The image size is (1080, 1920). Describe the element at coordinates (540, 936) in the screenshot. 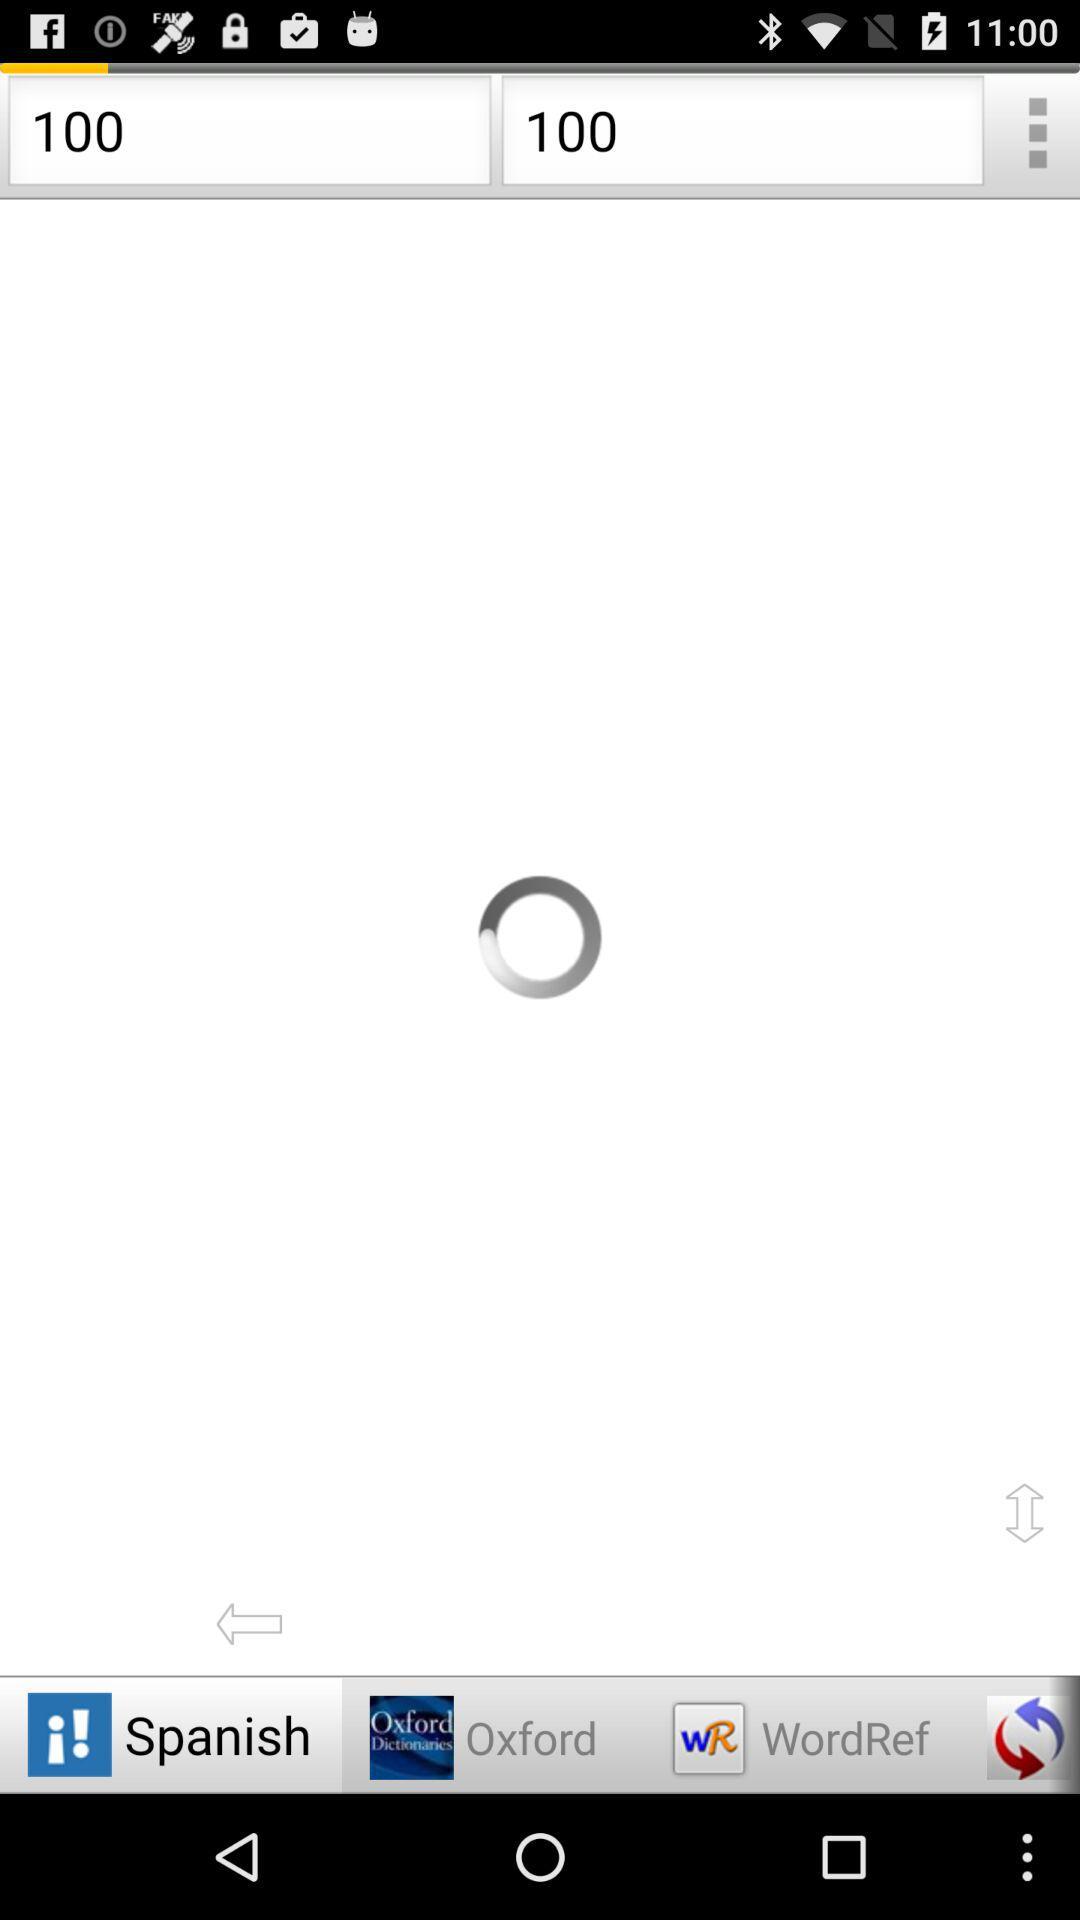

I see `loding page` at that location.